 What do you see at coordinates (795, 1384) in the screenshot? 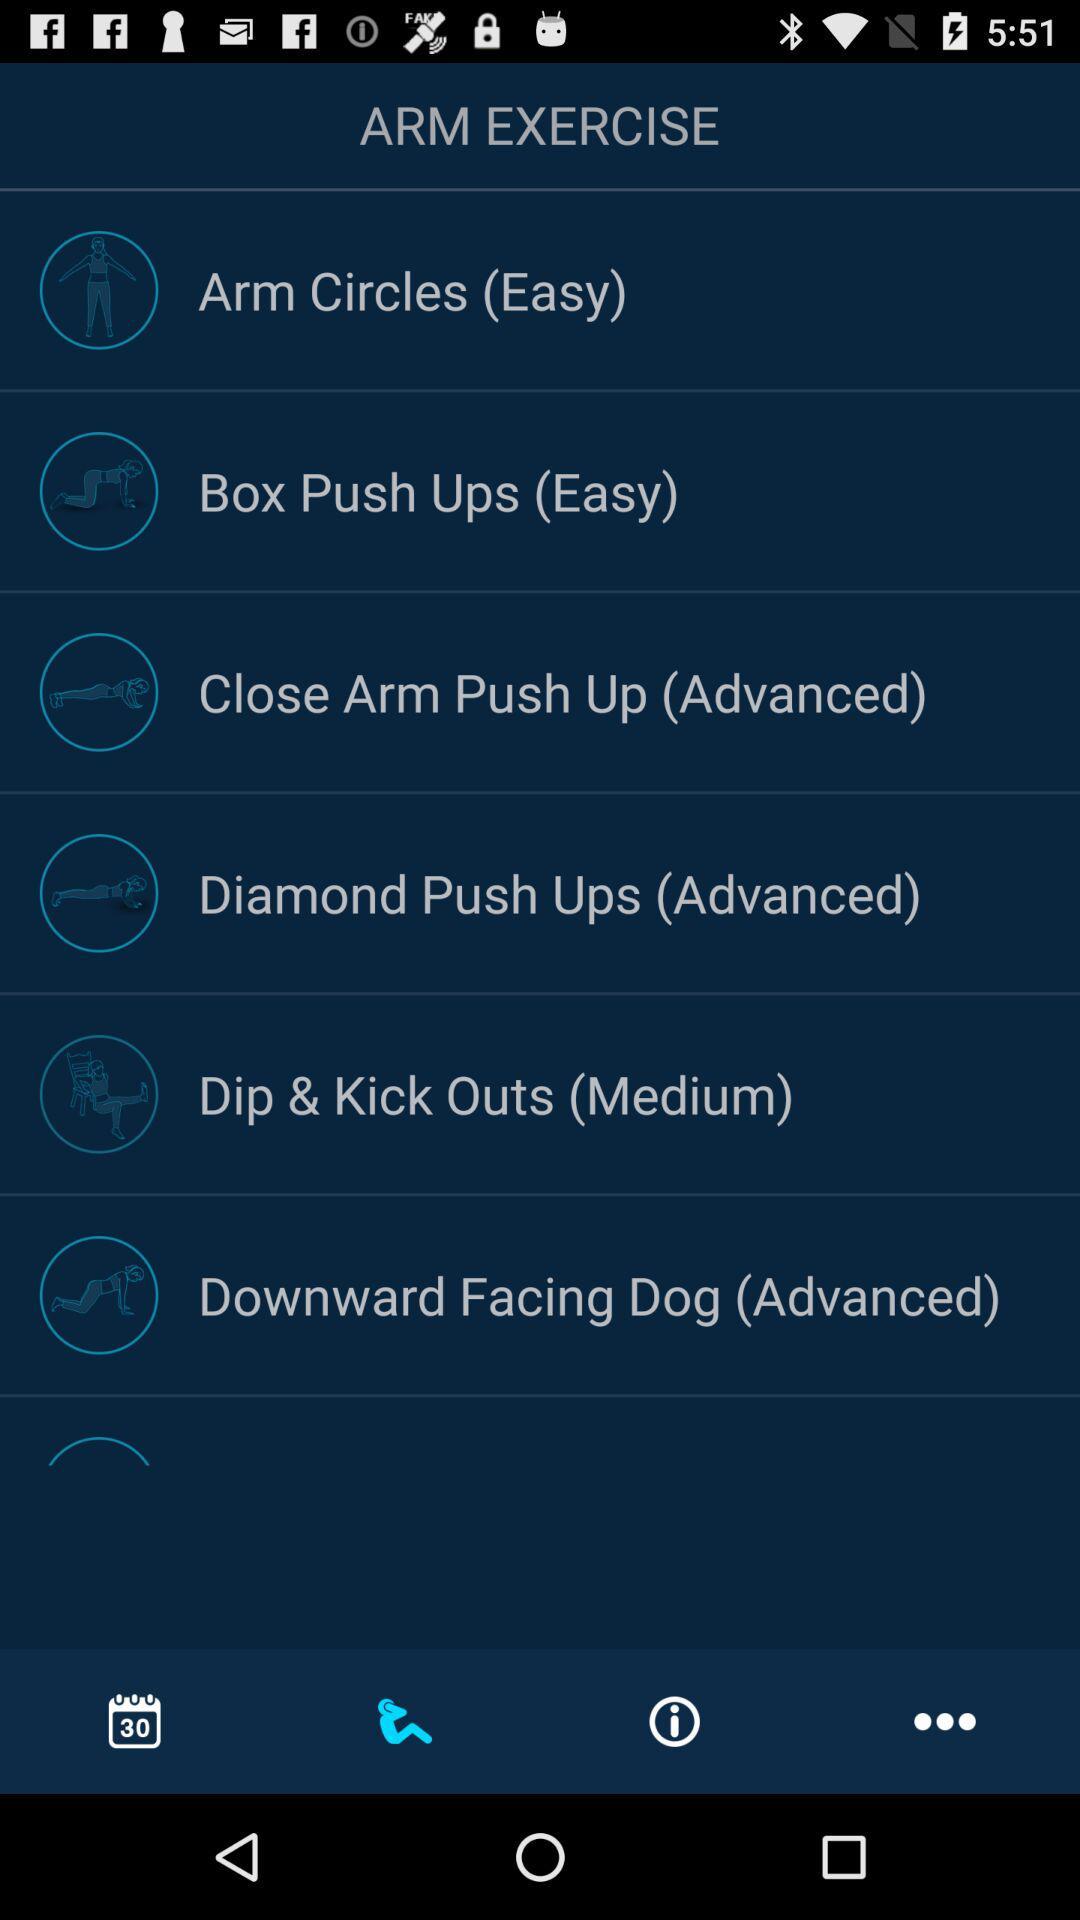
I see `the font icon` at bounding box center [795, 1384].